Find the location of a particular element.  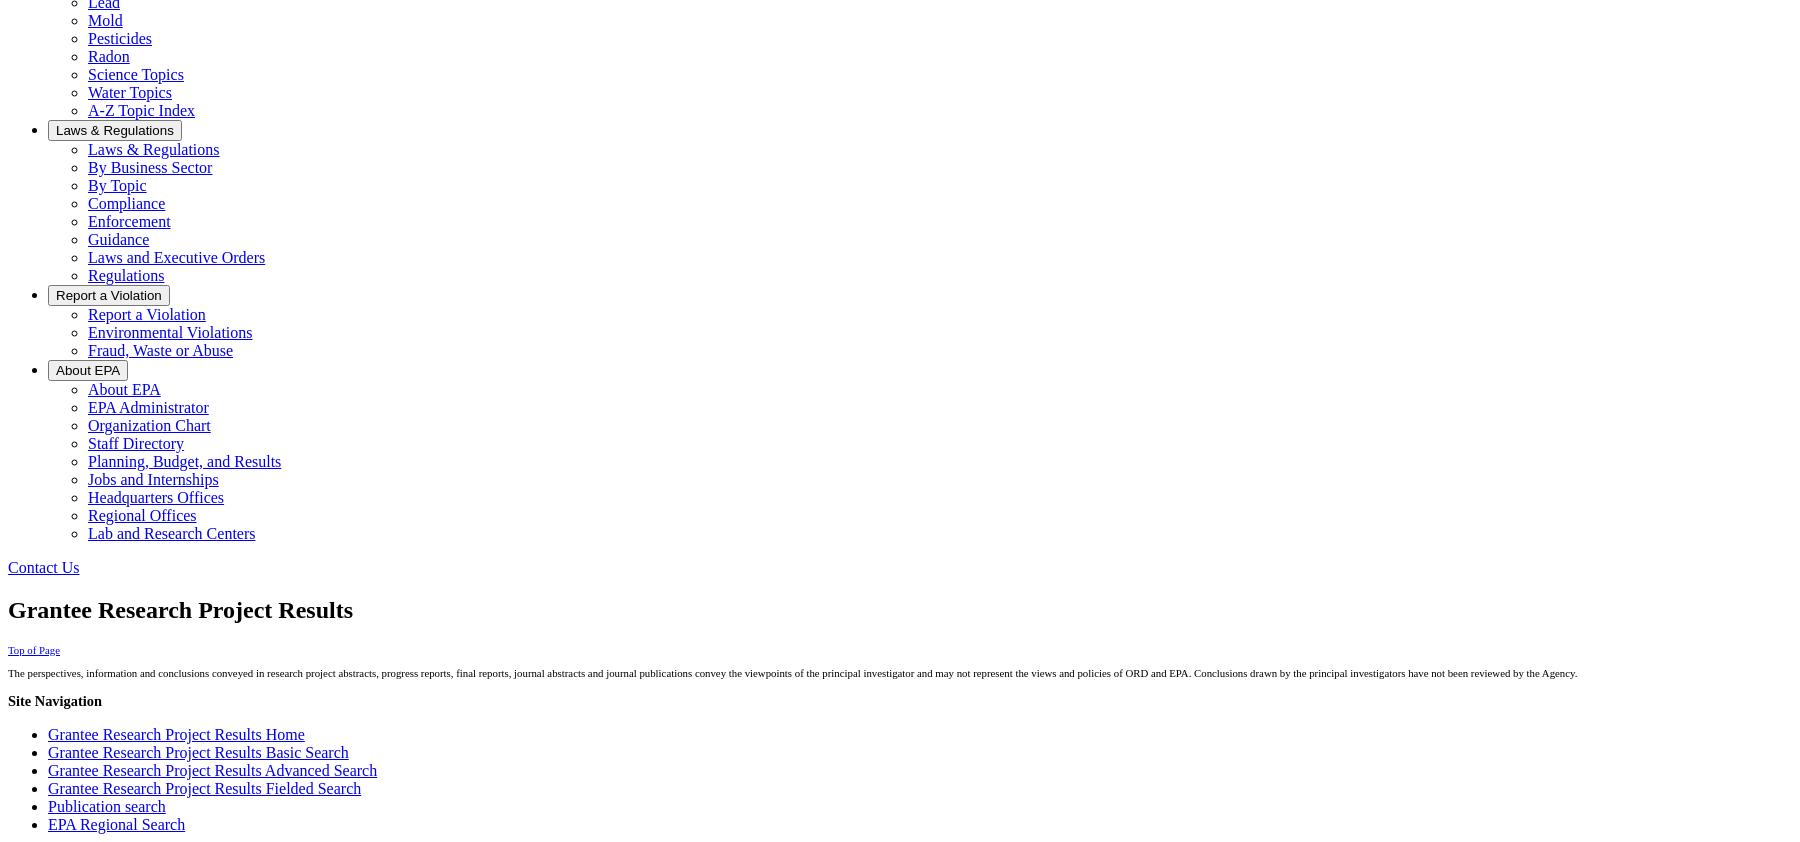

'Grantee Research Project Results Basic Search' is located at coordinates (47, 752).